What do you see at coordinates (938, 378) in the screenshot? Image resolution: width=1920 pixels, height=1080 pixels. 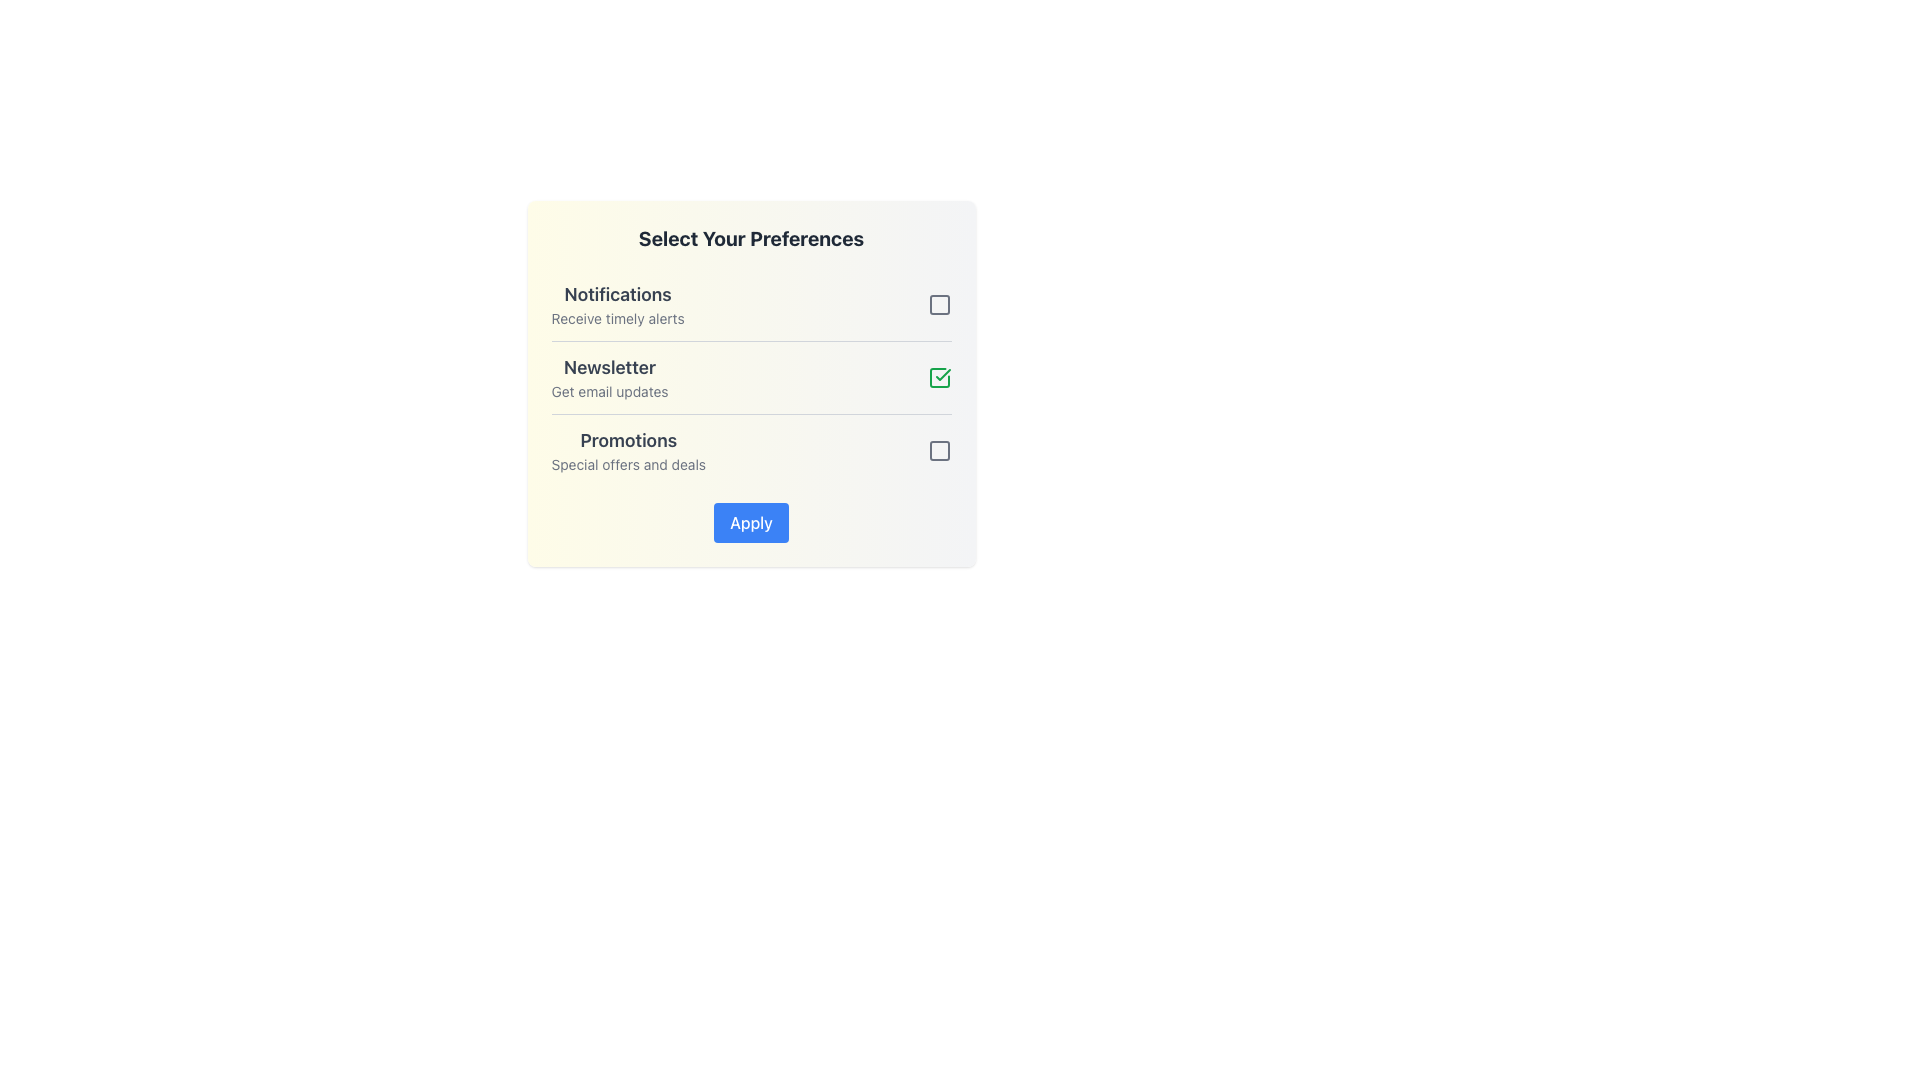 I see `the checkbox` at bounding box center [938, 378].